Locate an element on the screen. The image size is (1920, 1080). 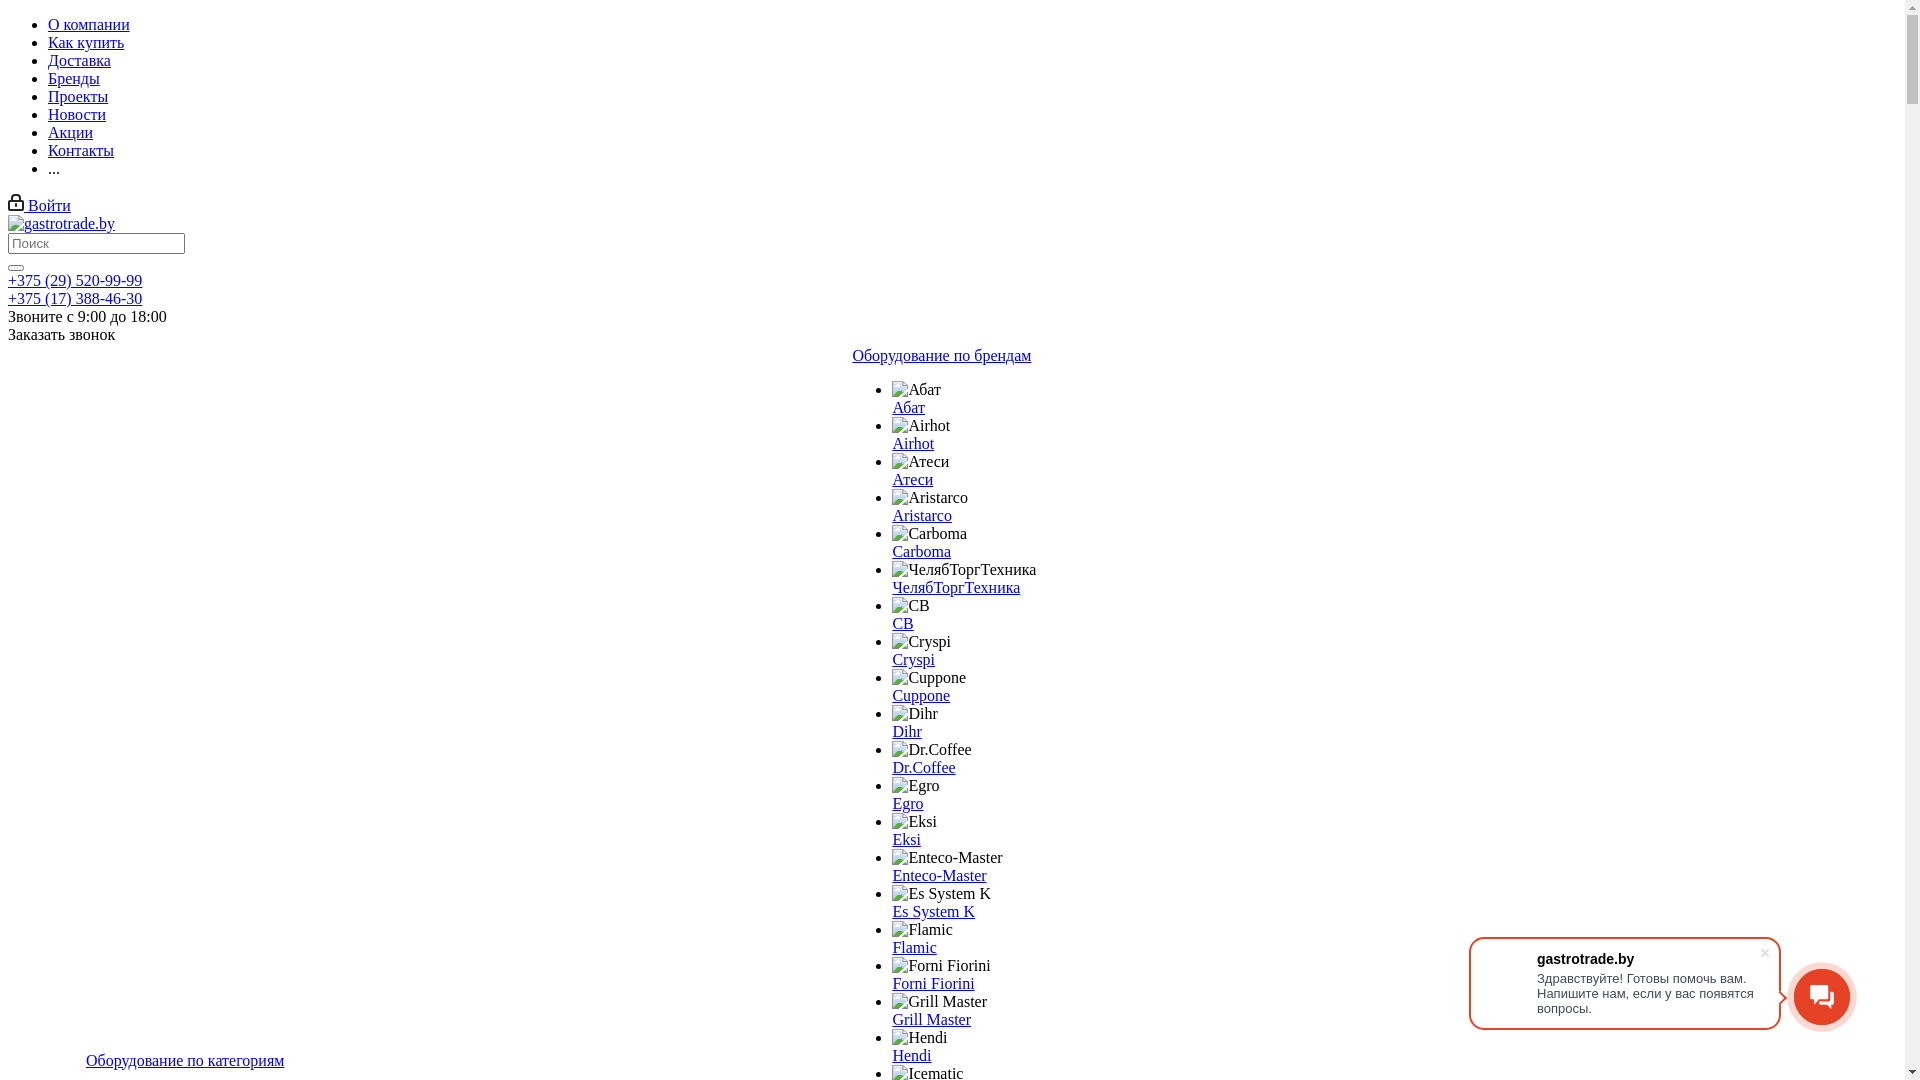
'Egro' is located at coordinates (891, 785).